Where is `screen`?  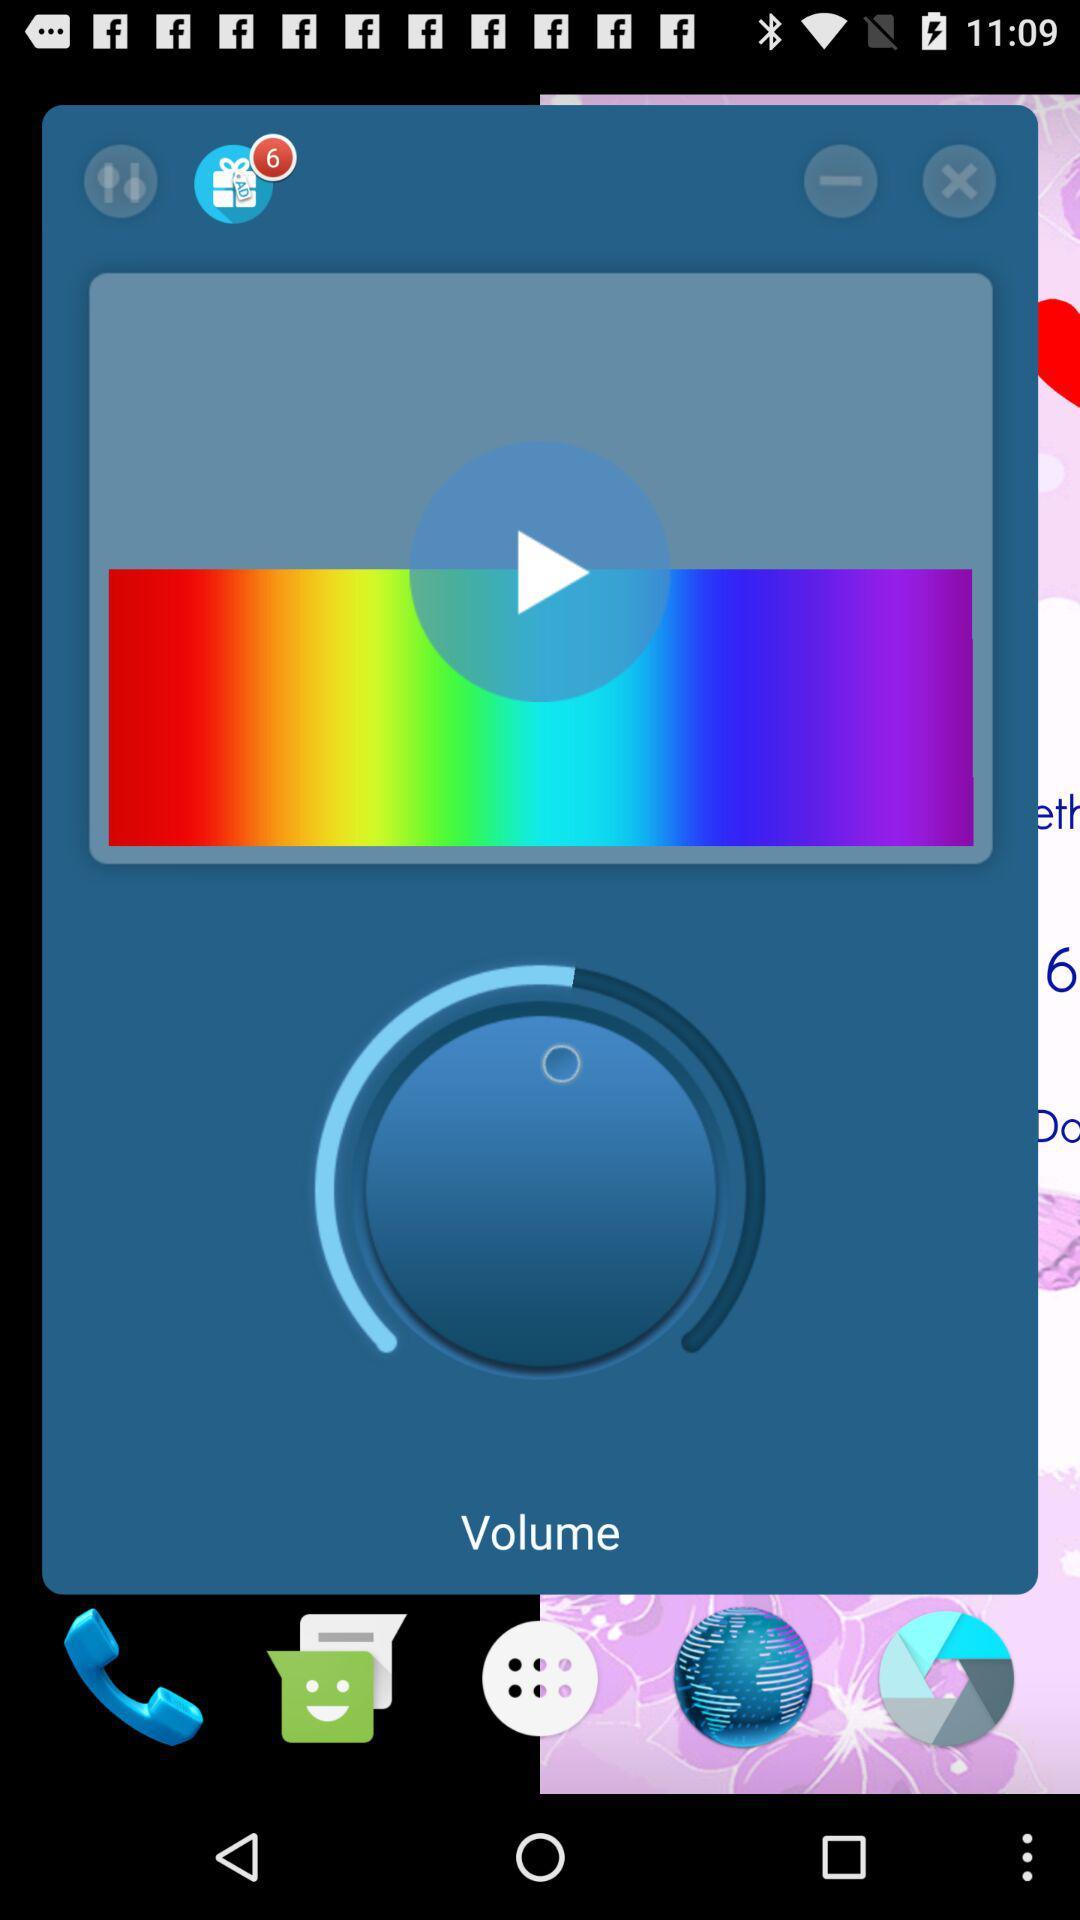 screen is located at coordinates (840, 181).